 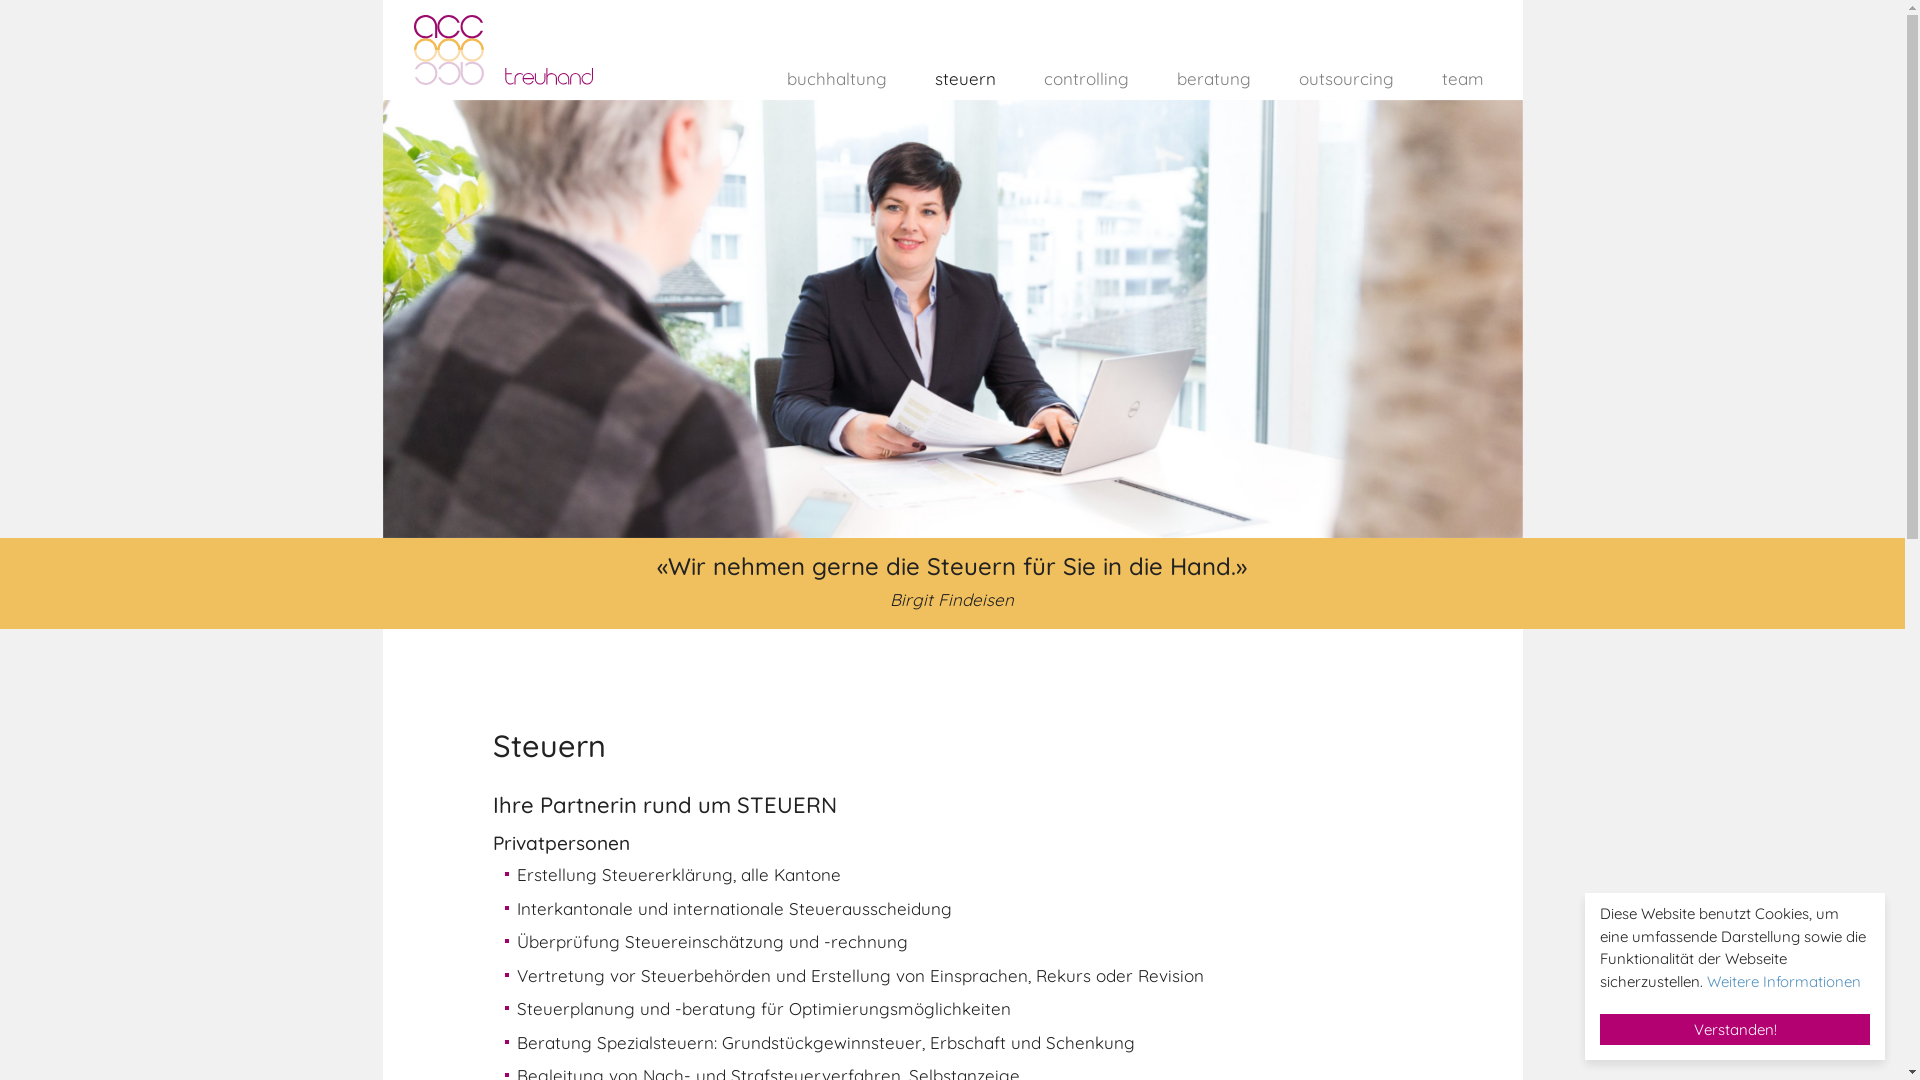 I want to click on 'team', so click(x=1400, y=73).